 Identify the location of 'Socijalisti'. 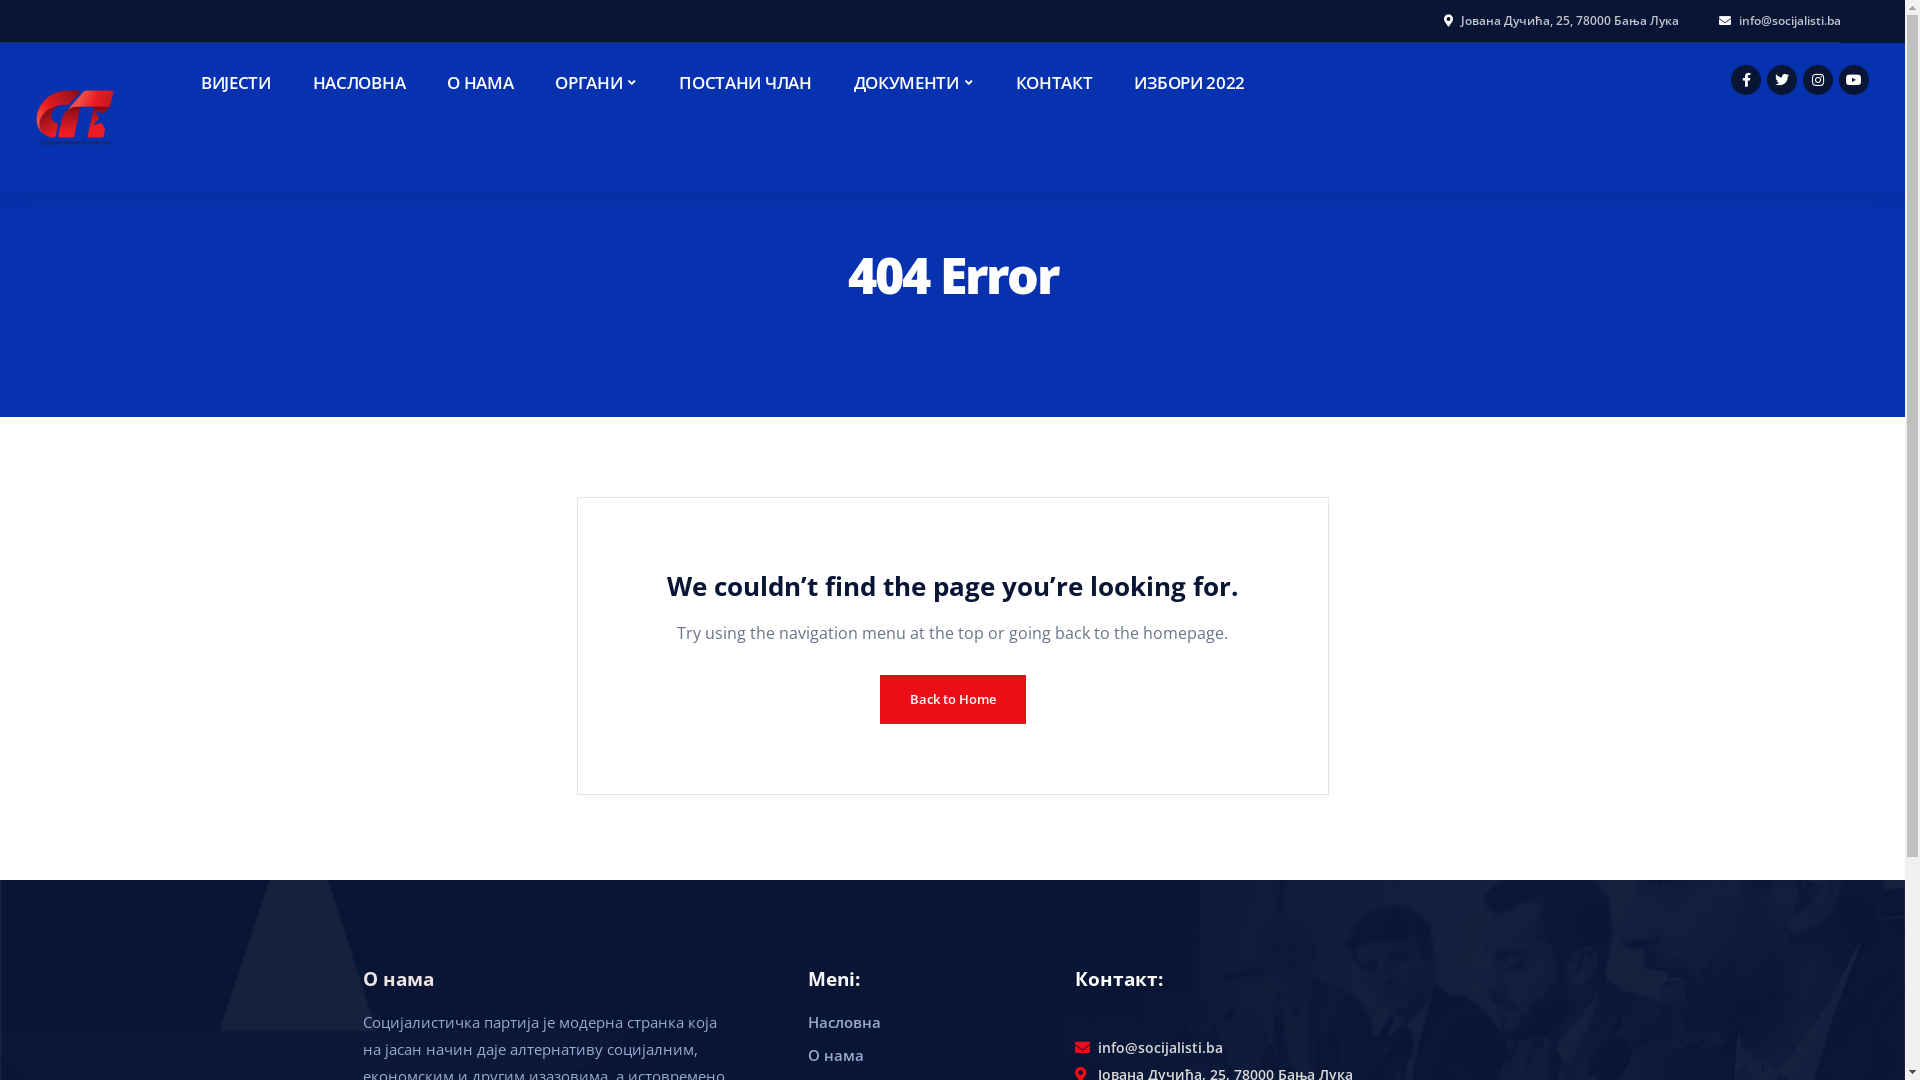
(0, 118).